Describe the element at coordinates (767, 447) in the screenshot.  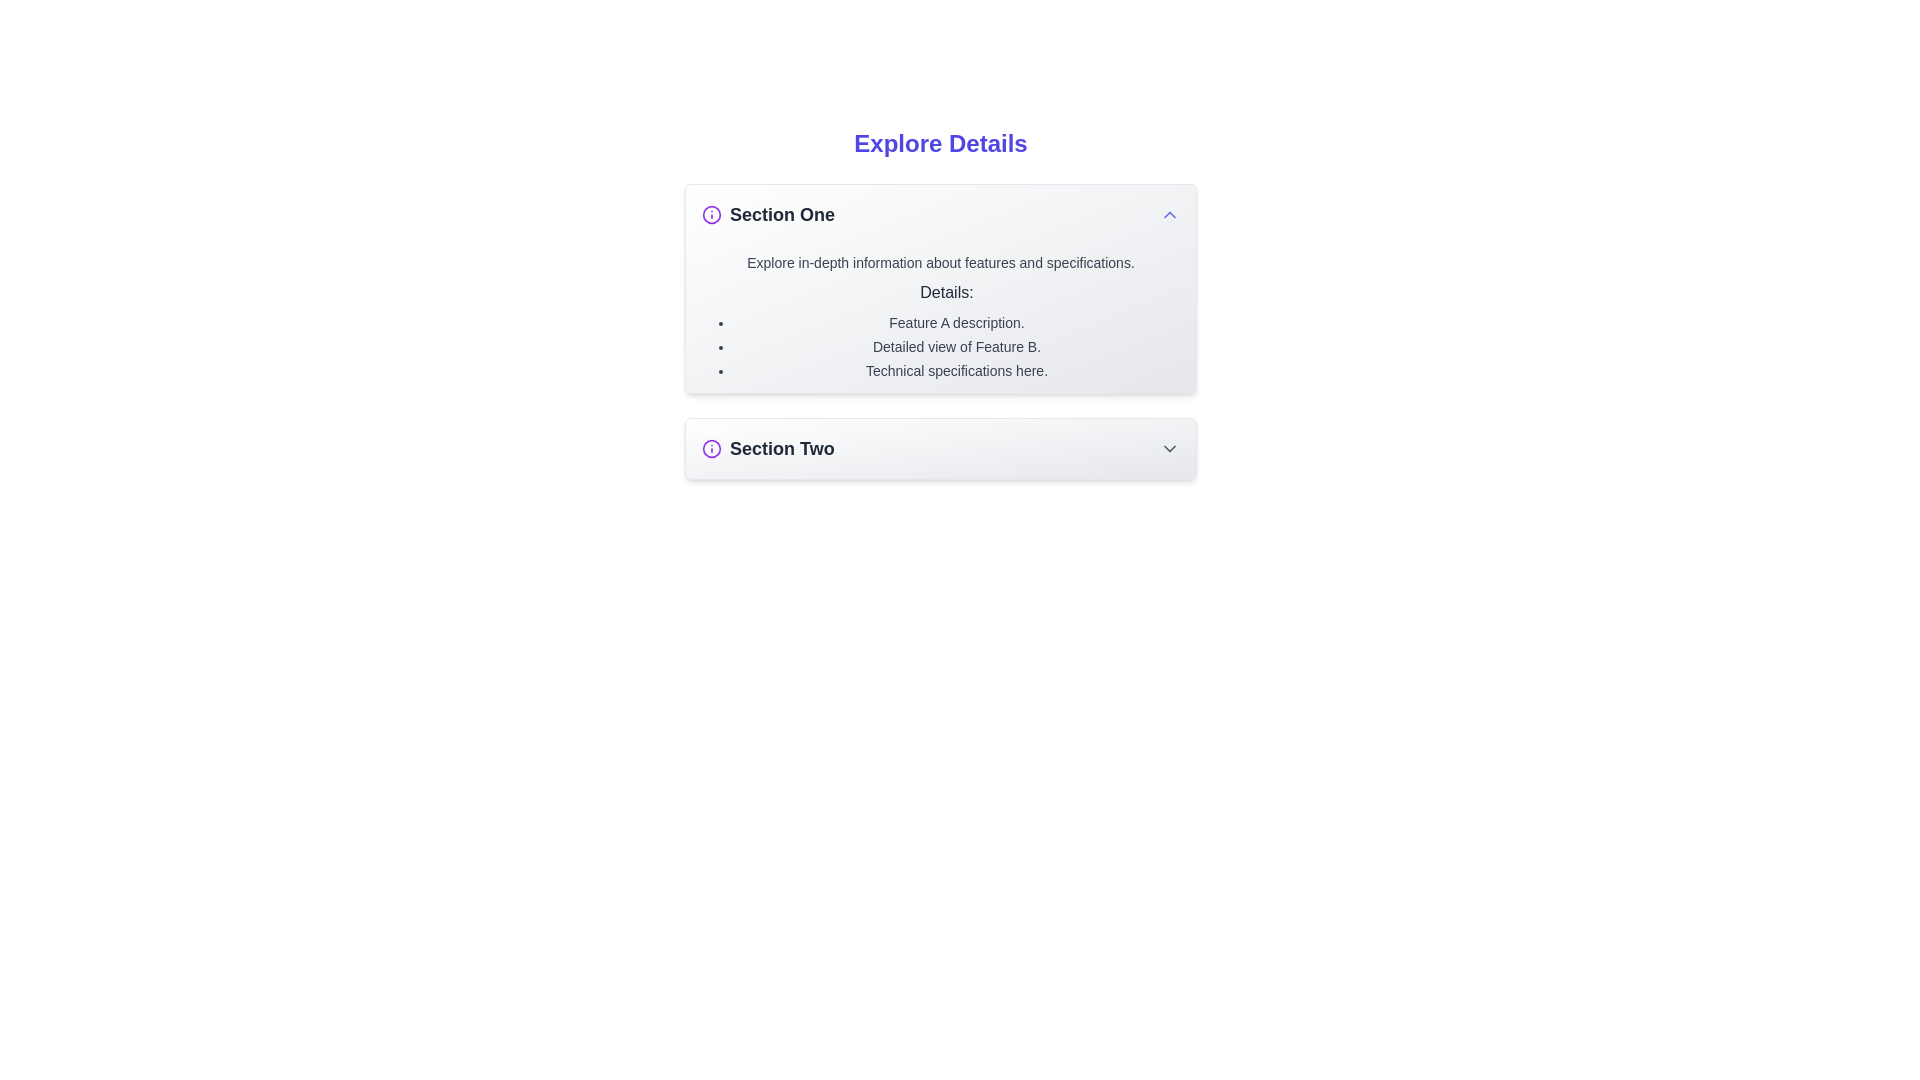
I see `the Text Label with Associated Icon for 'Section Two' located under 'Explore Details'` at that location.